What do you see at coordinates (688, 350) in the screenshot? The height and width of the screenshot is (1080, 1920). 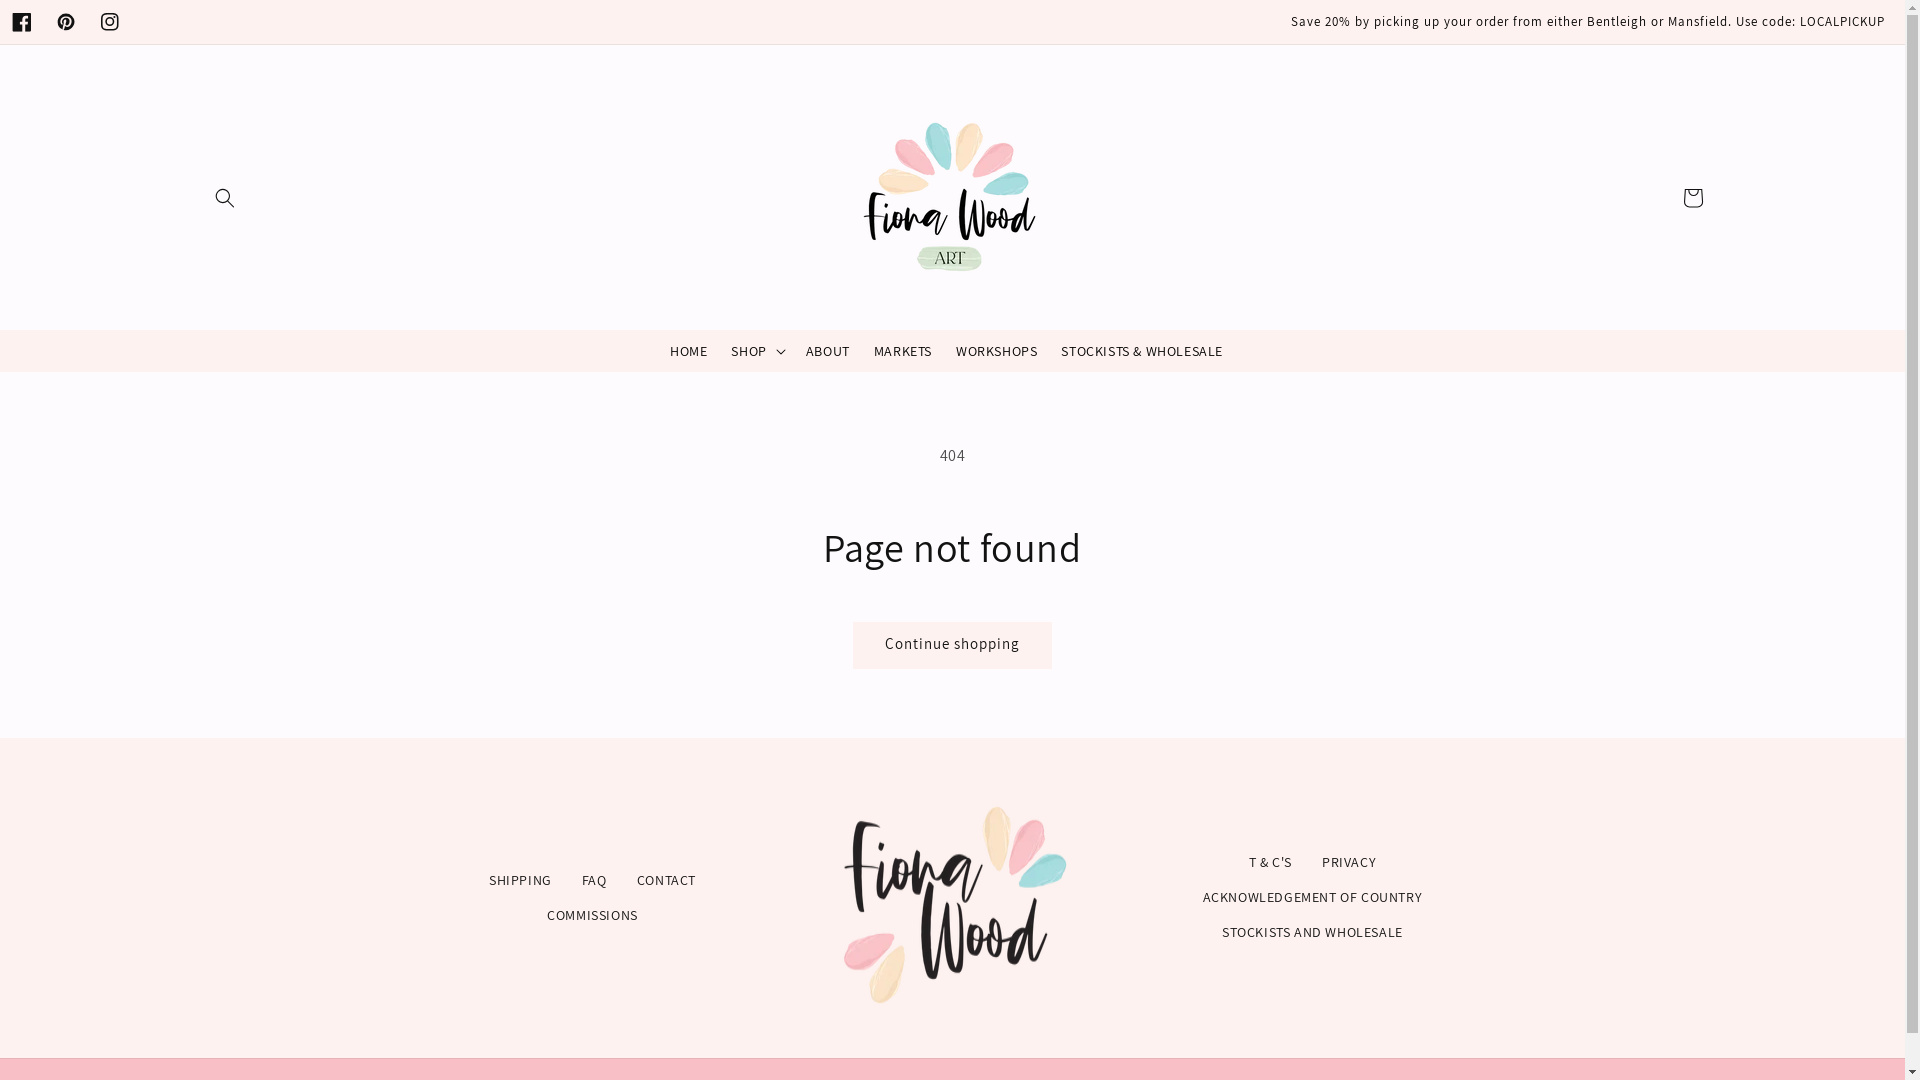 I see `'HOME'` at bounding box center [688, 350].